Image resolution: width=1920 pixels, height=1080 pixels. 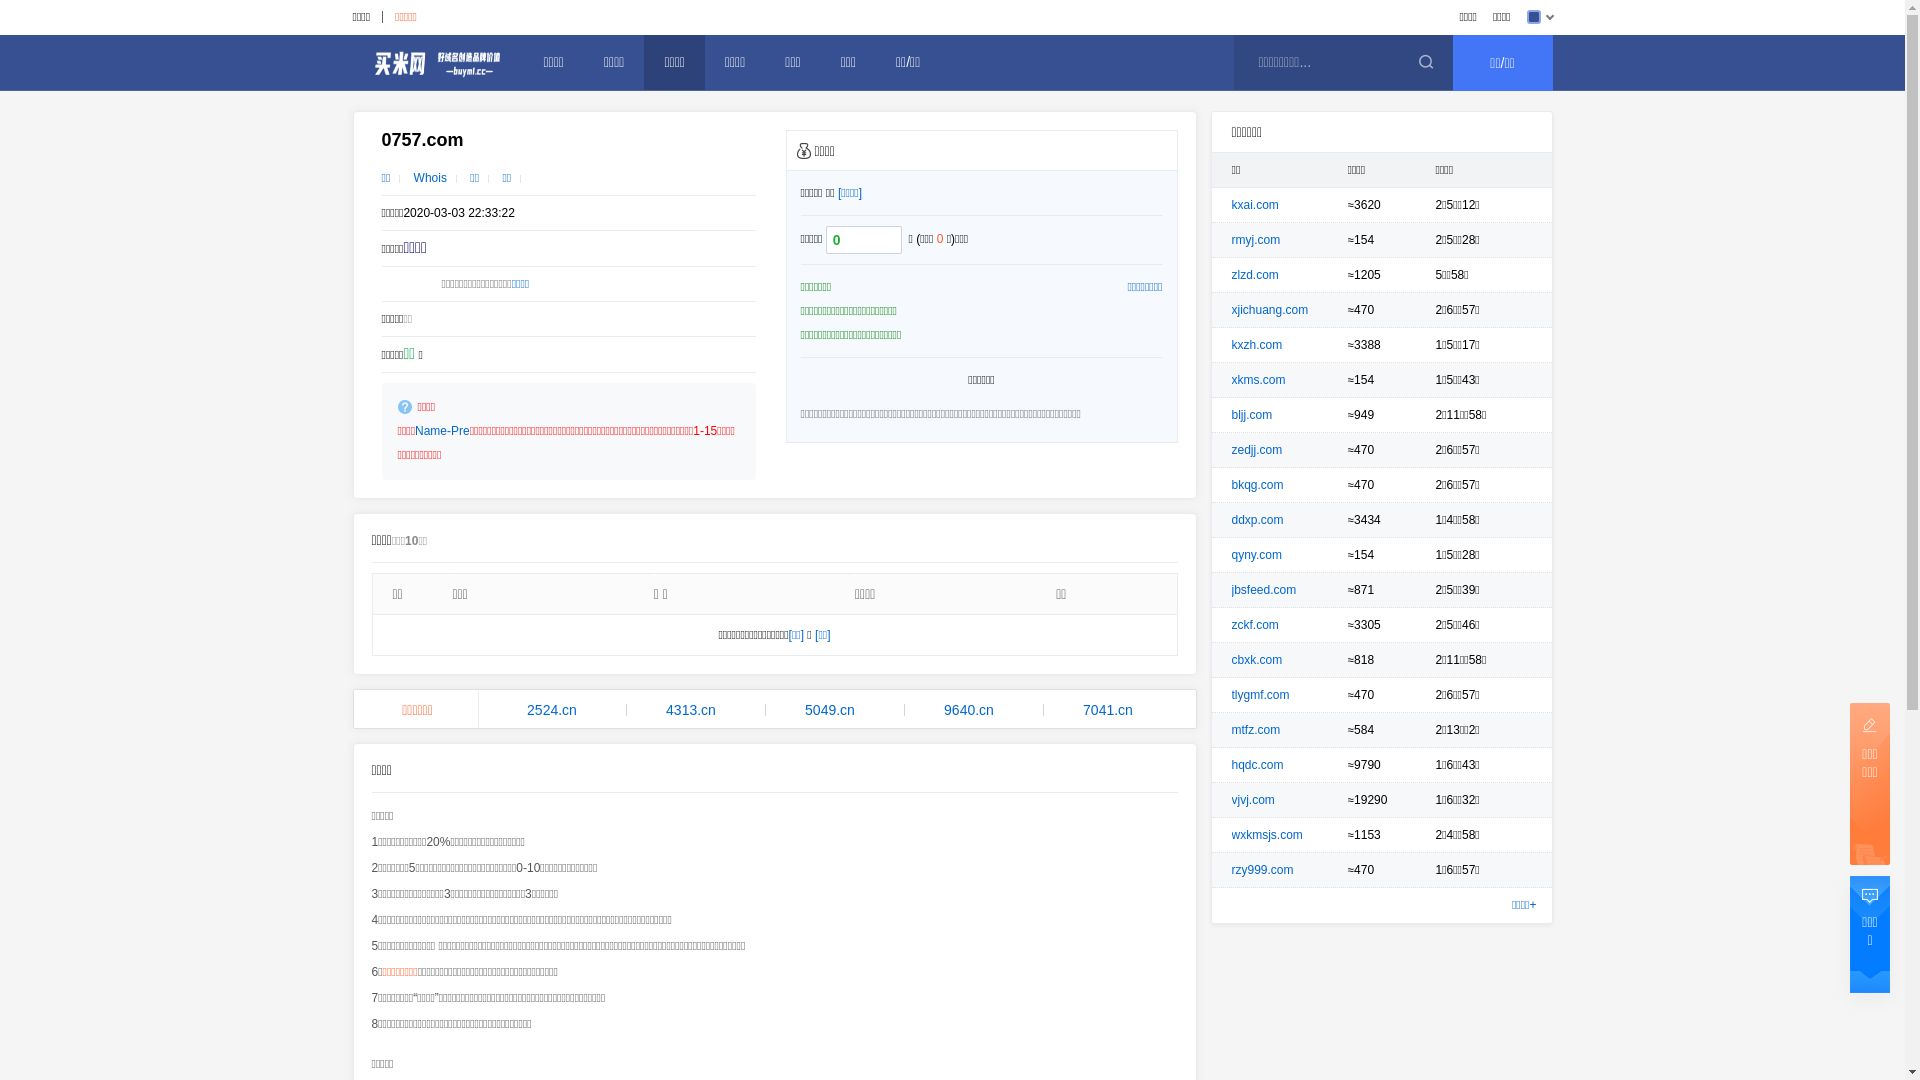 What do you see at coordinates (1231, 693) in the screenshot?
I see `'tlygmf.com'` at bounding box center [1231, 693].